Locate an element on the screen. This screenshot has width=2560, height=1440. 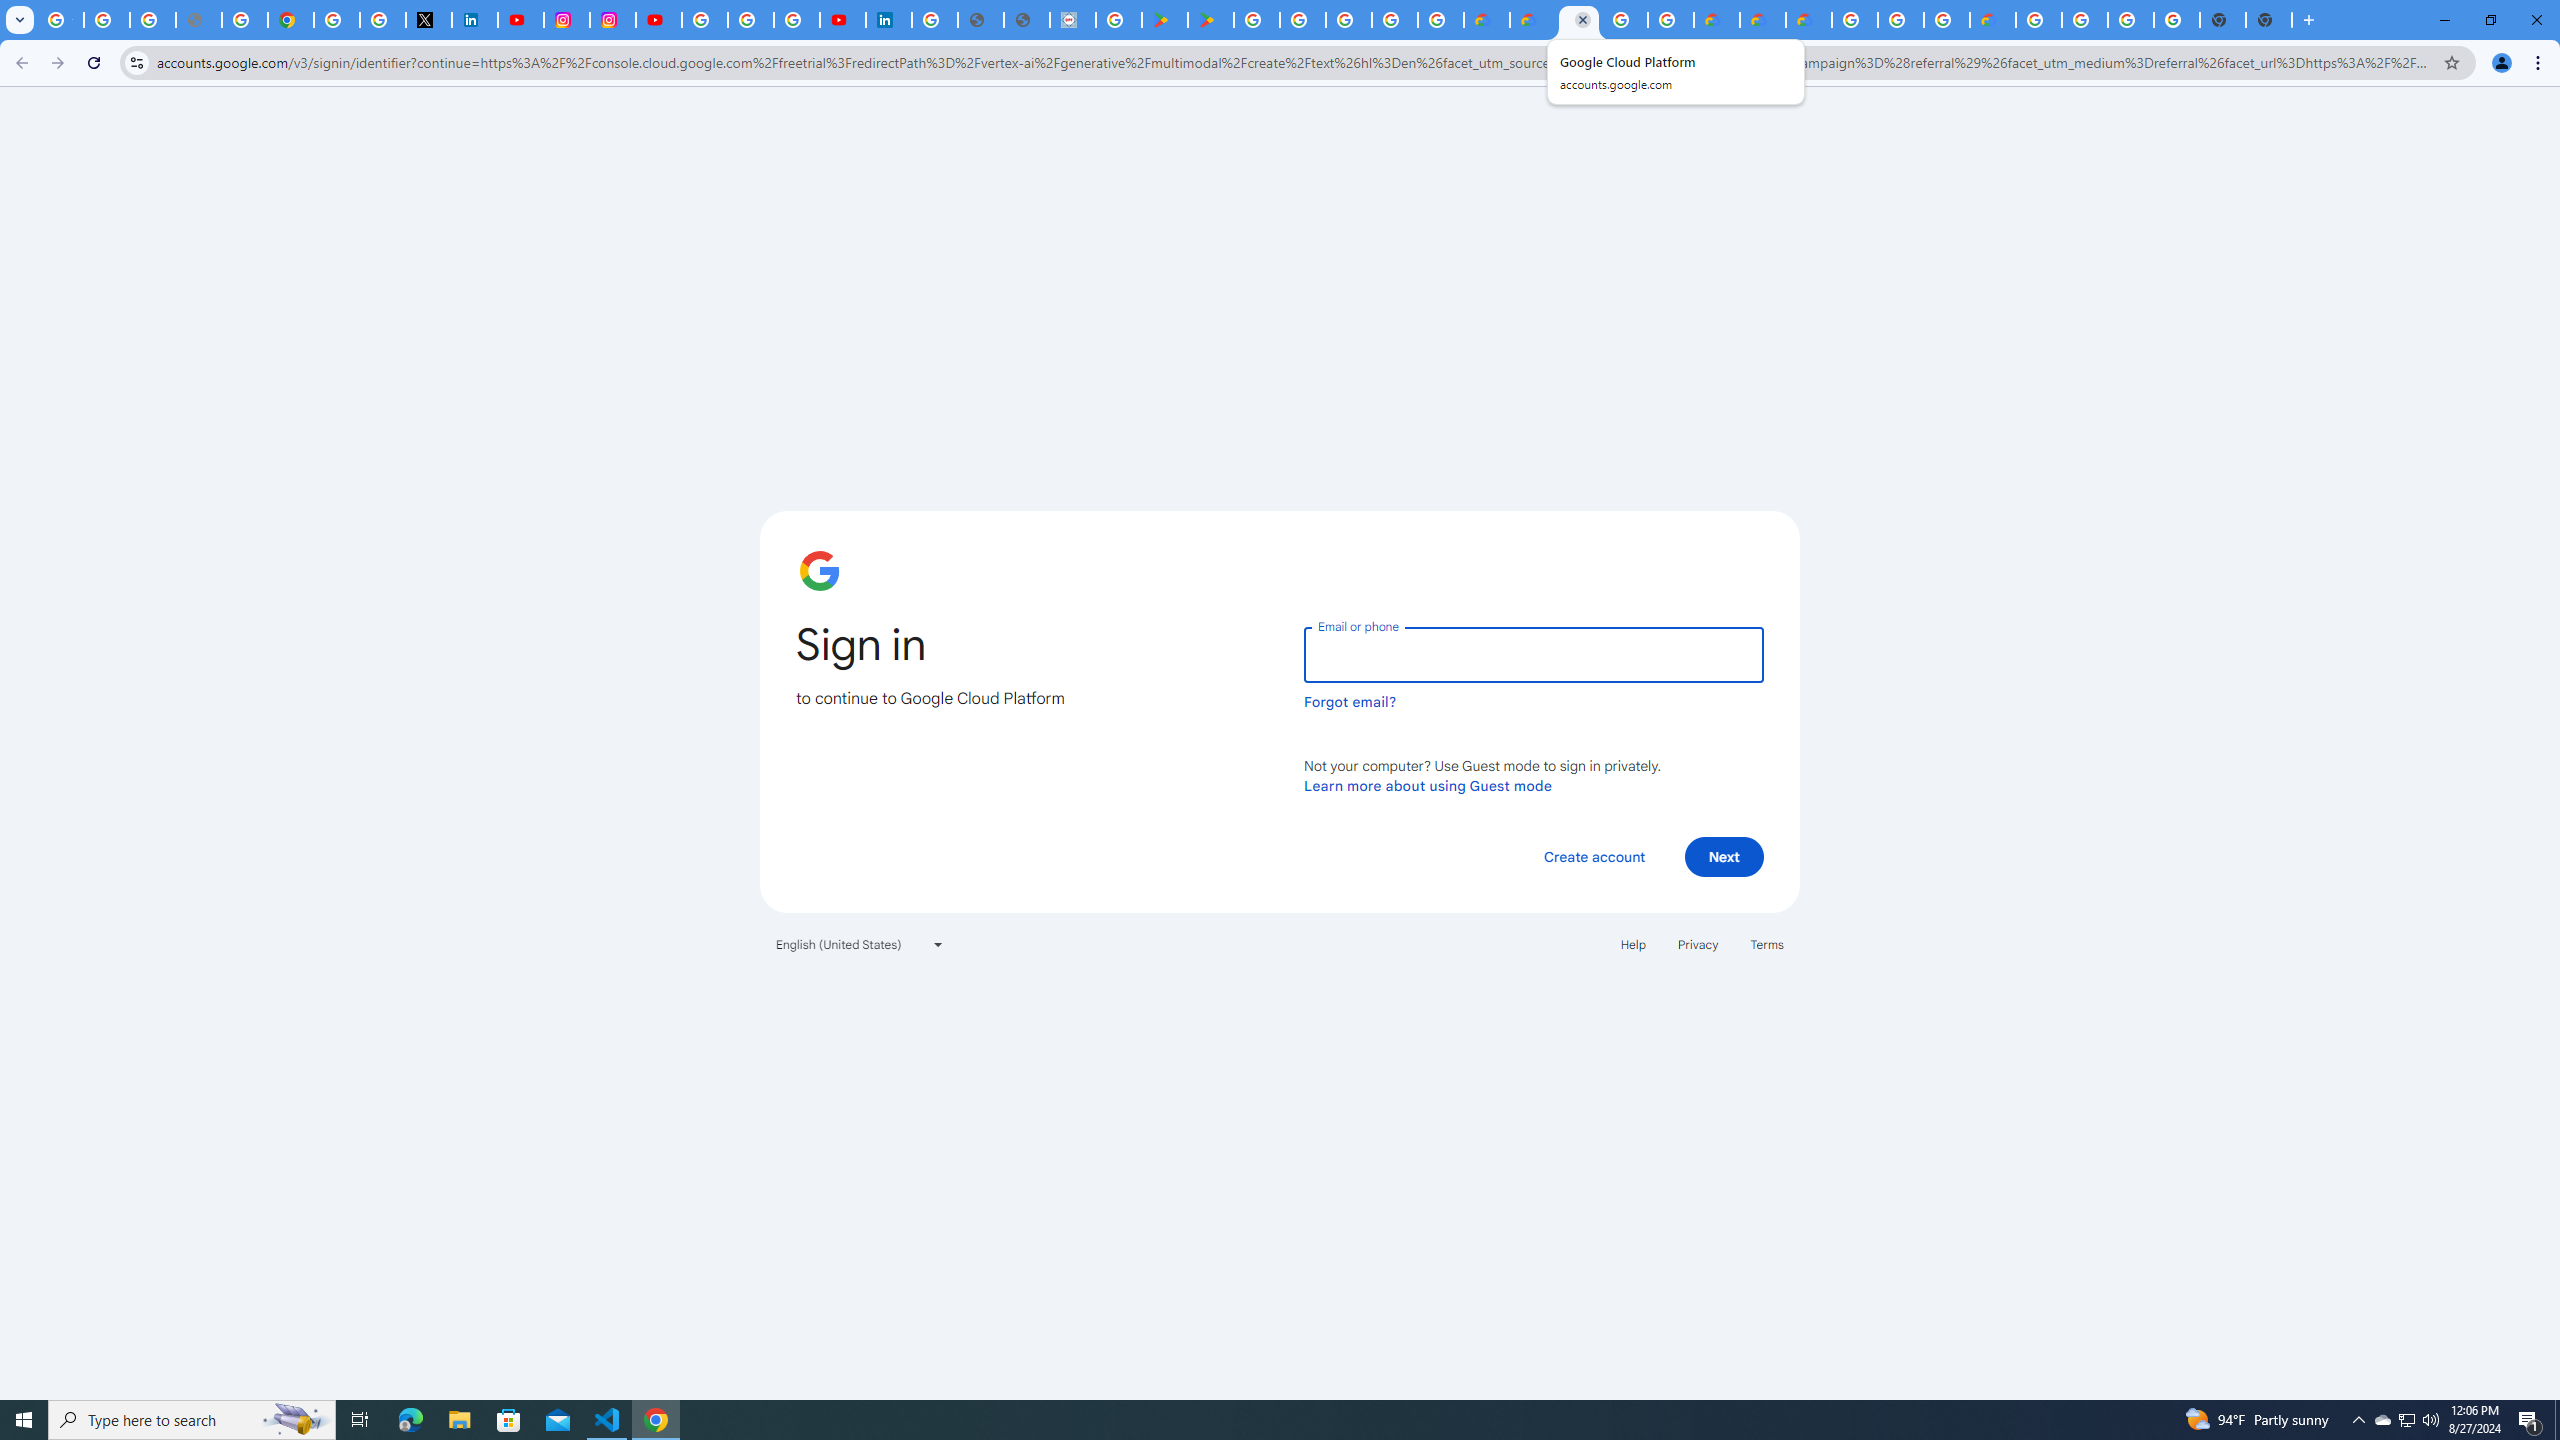
'Customer Care | Google Cloud' is located at coordinates (1716, 19).